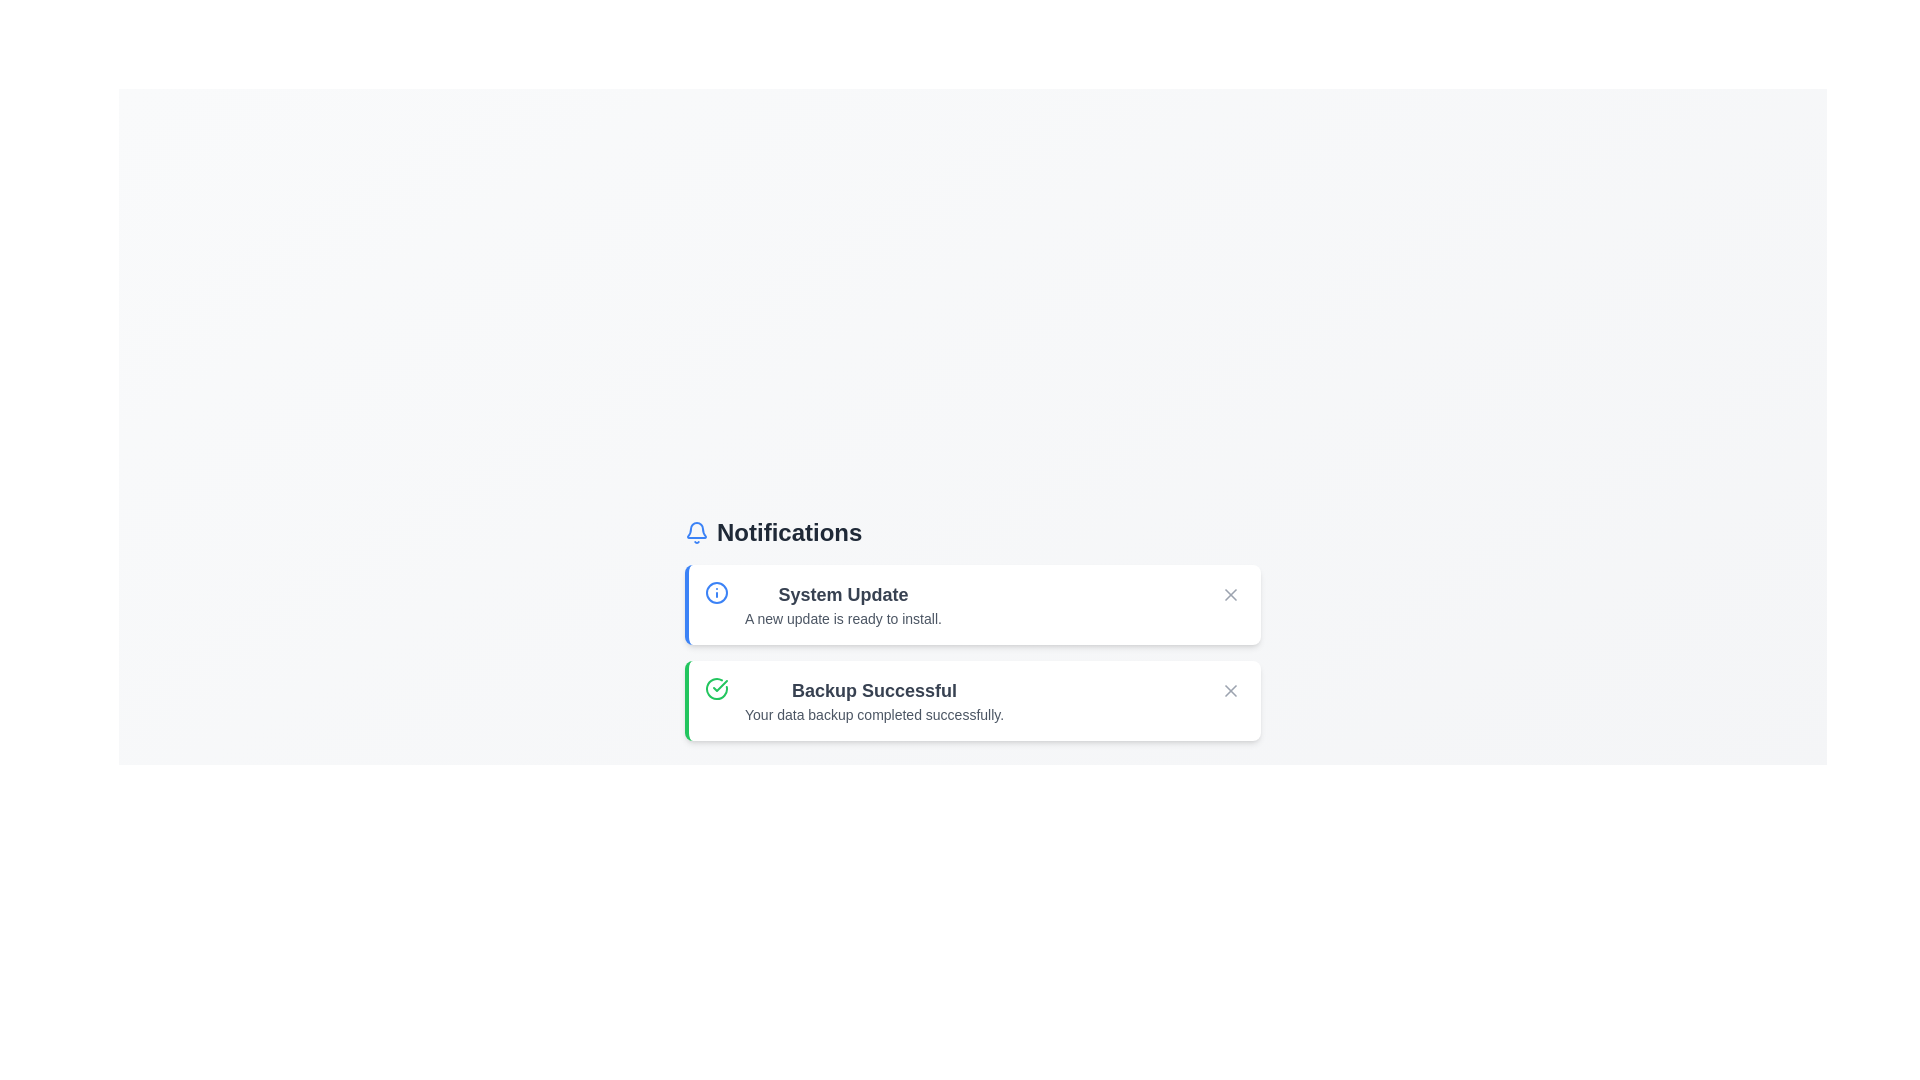 The height and width of the screenshot is (1080, 1920). I want to click on the notification card titled 'Backup Successful' with a green left border and a checkmark icon, located in the lower central area of the notification section, so click(973, 700).